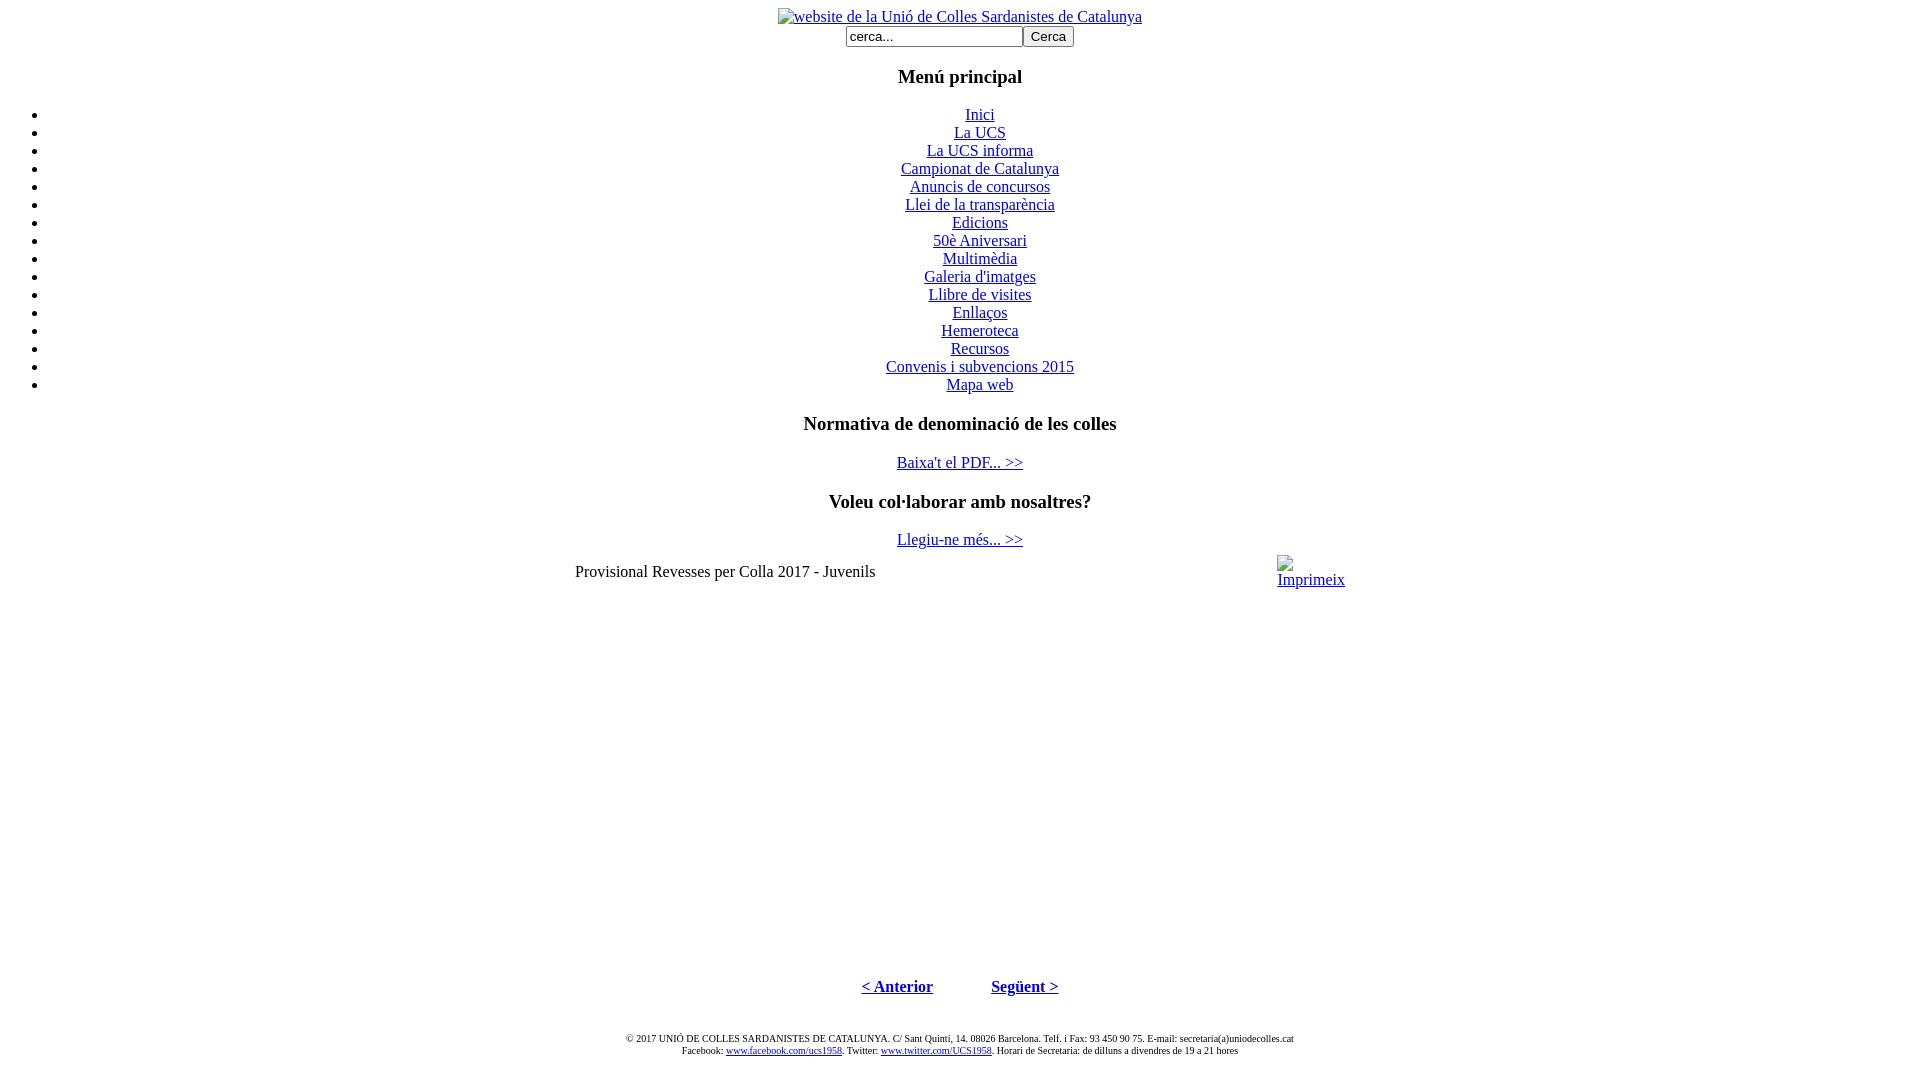 The width and height of the screenshot is (1920, 1080). I want to click on 'Edicions', so click(950, 222).